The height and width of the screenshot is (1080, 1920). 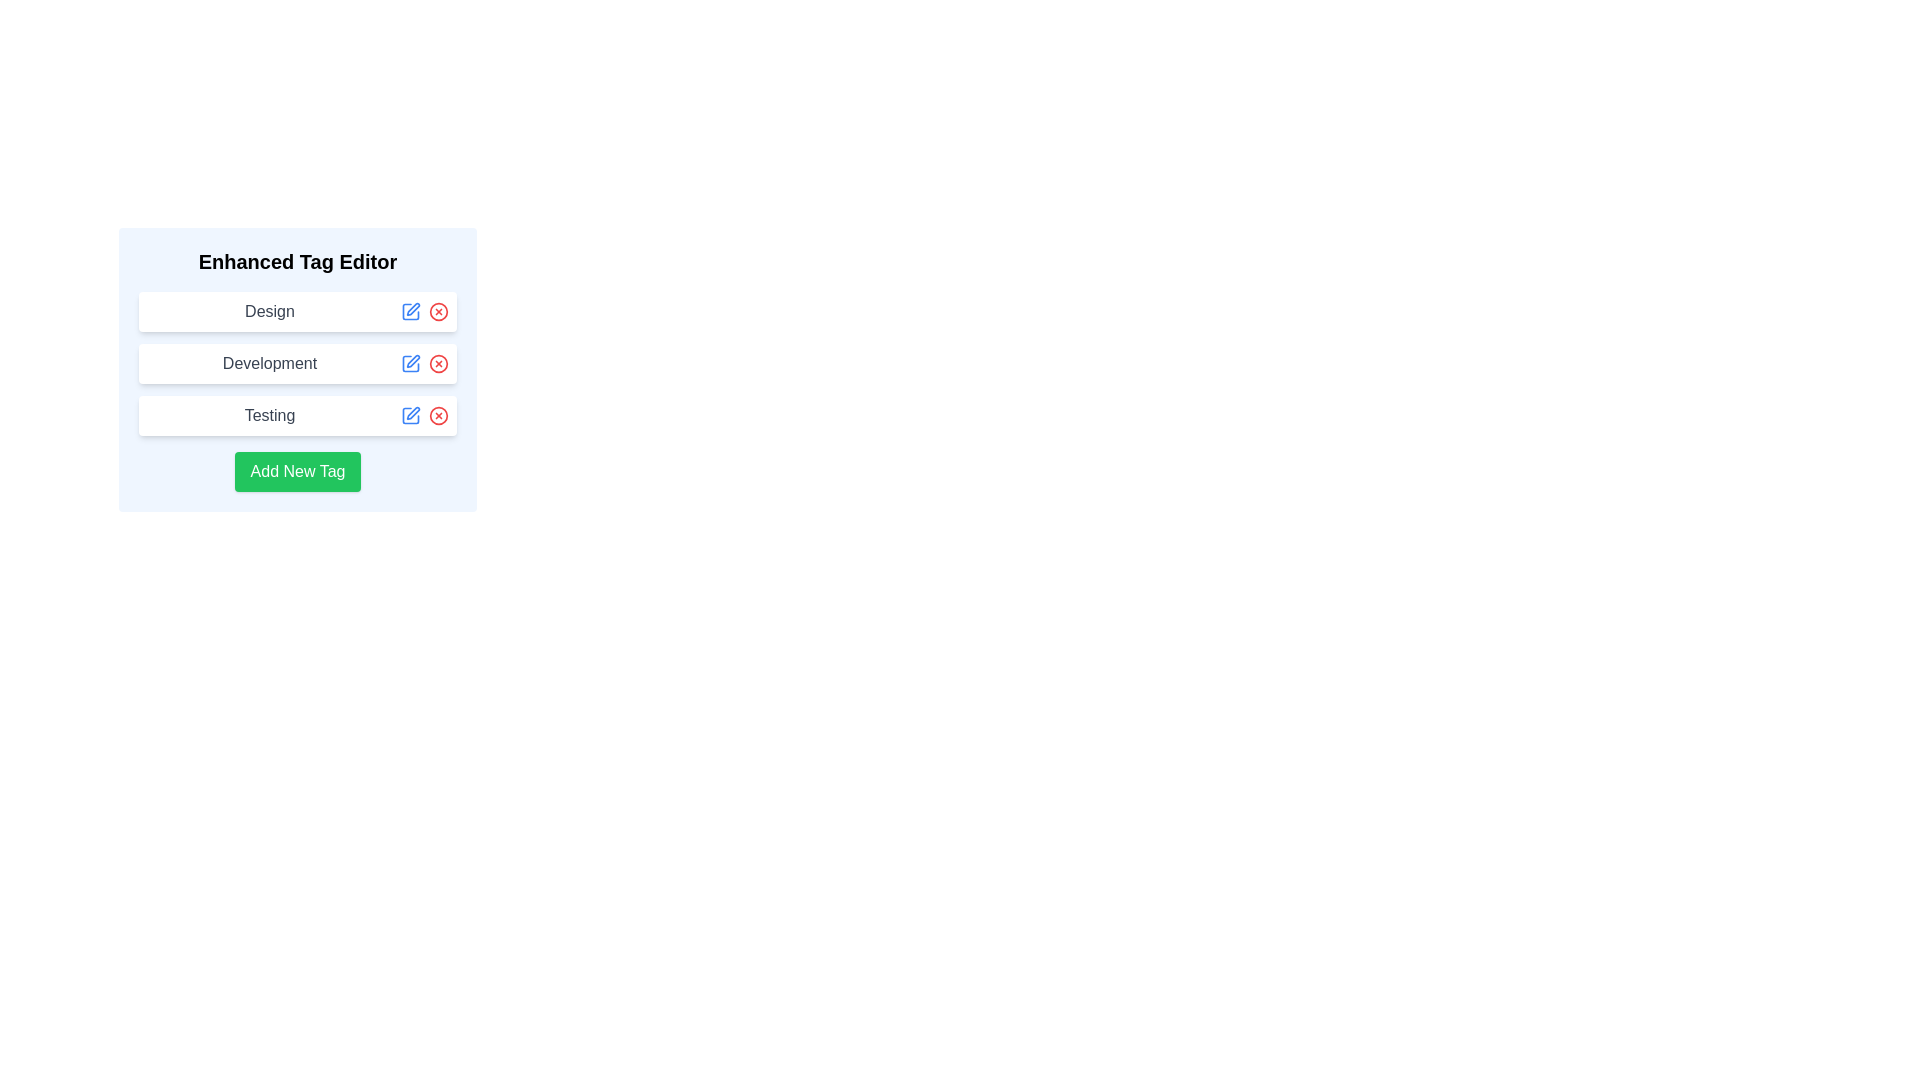 I want to click on the 'Add Tag' button located at the bottom of the 'Enhanced Tag Editor' group, so click(x=296, y=471).